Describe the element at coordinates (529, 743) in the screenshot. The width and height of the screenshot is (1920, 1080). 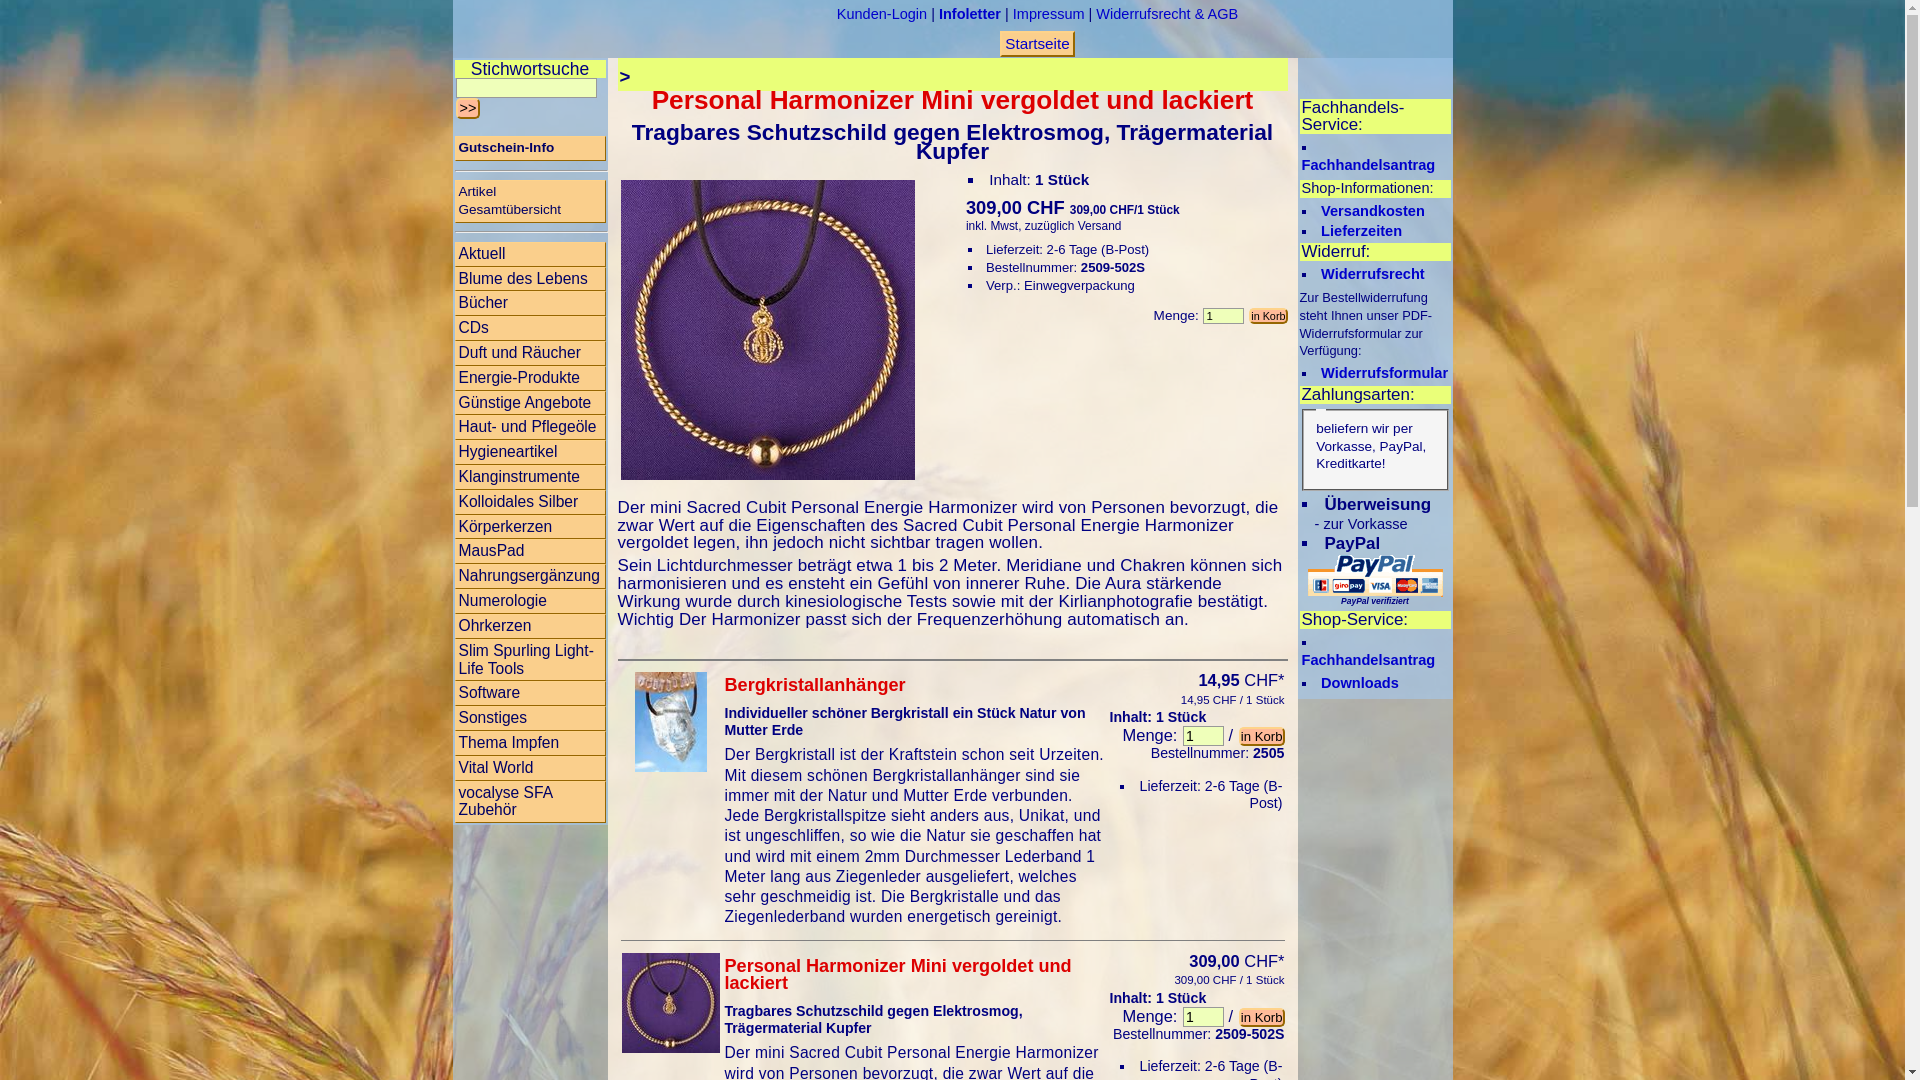
I see `'Thema Impfen'` at that location.